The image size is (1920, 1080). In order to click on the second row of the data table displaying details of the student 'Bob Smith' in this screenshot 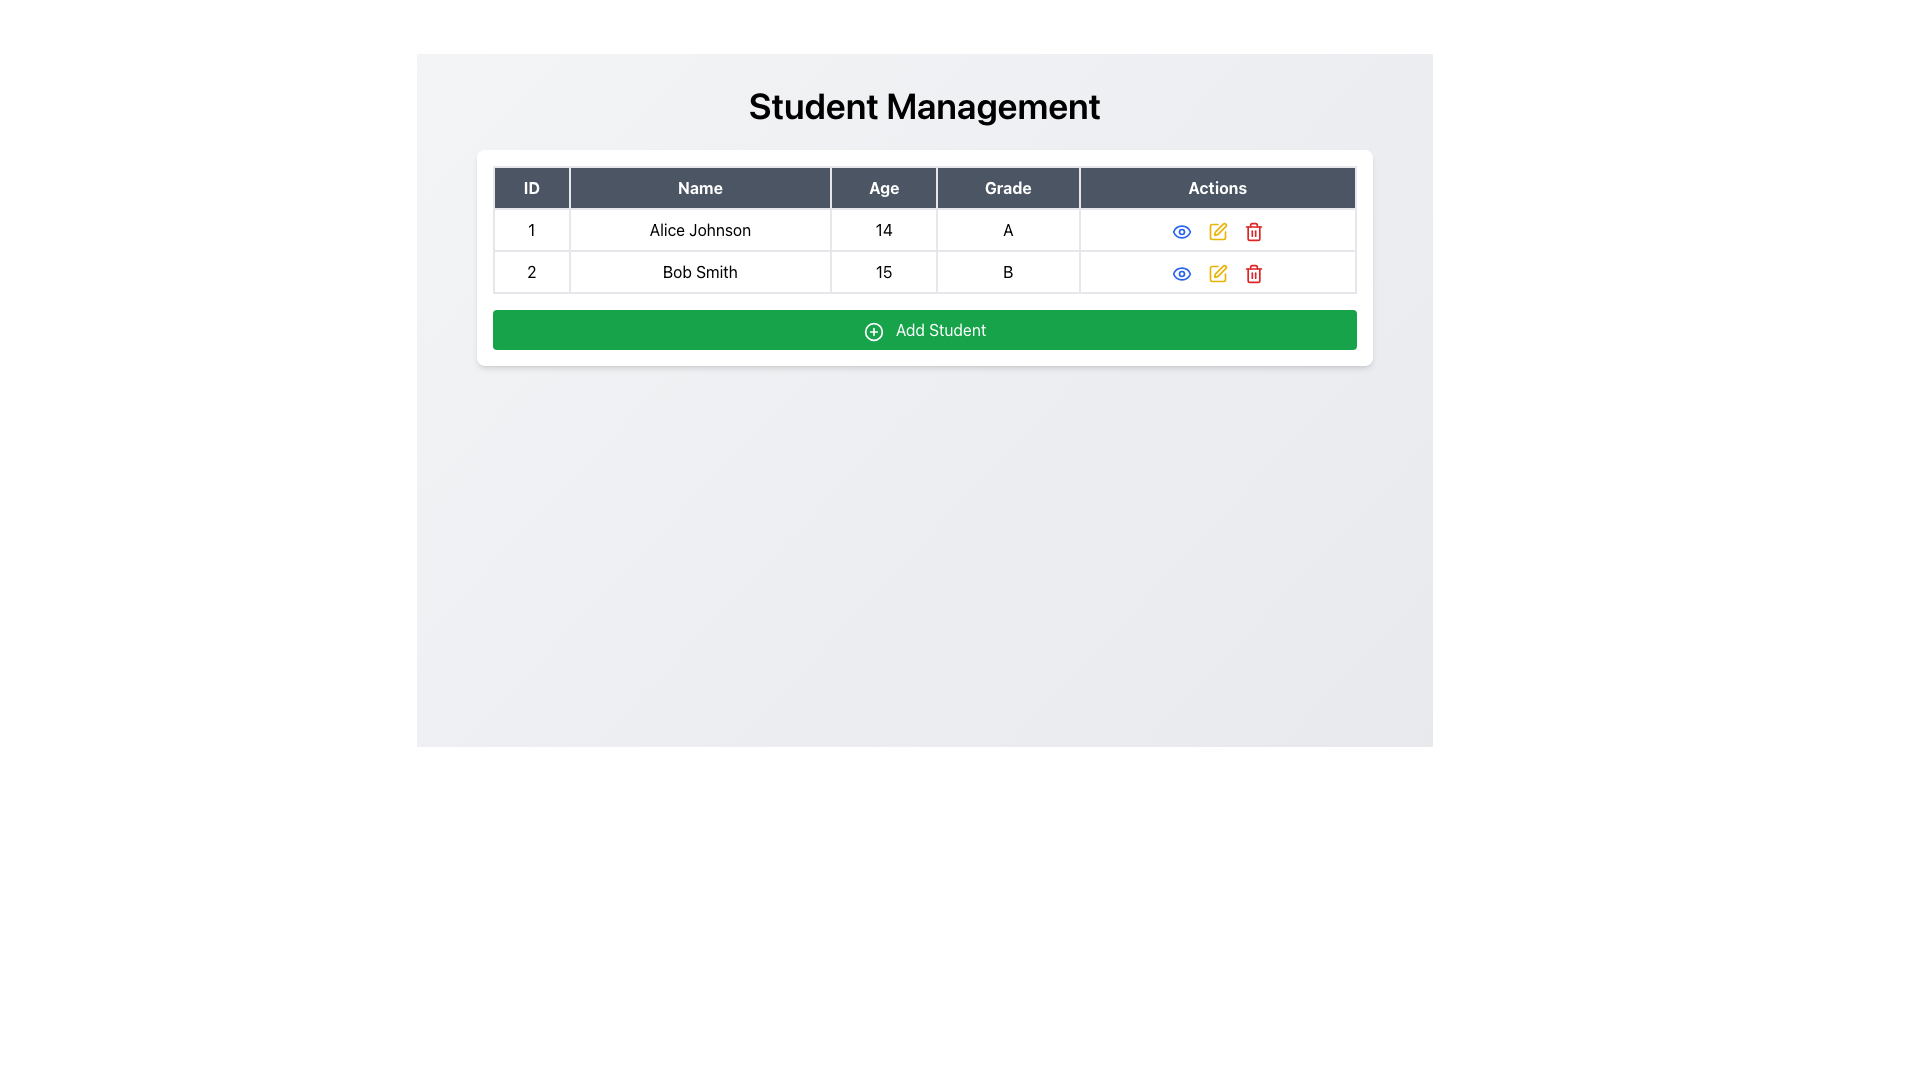, I will do `click(924, 272)`.